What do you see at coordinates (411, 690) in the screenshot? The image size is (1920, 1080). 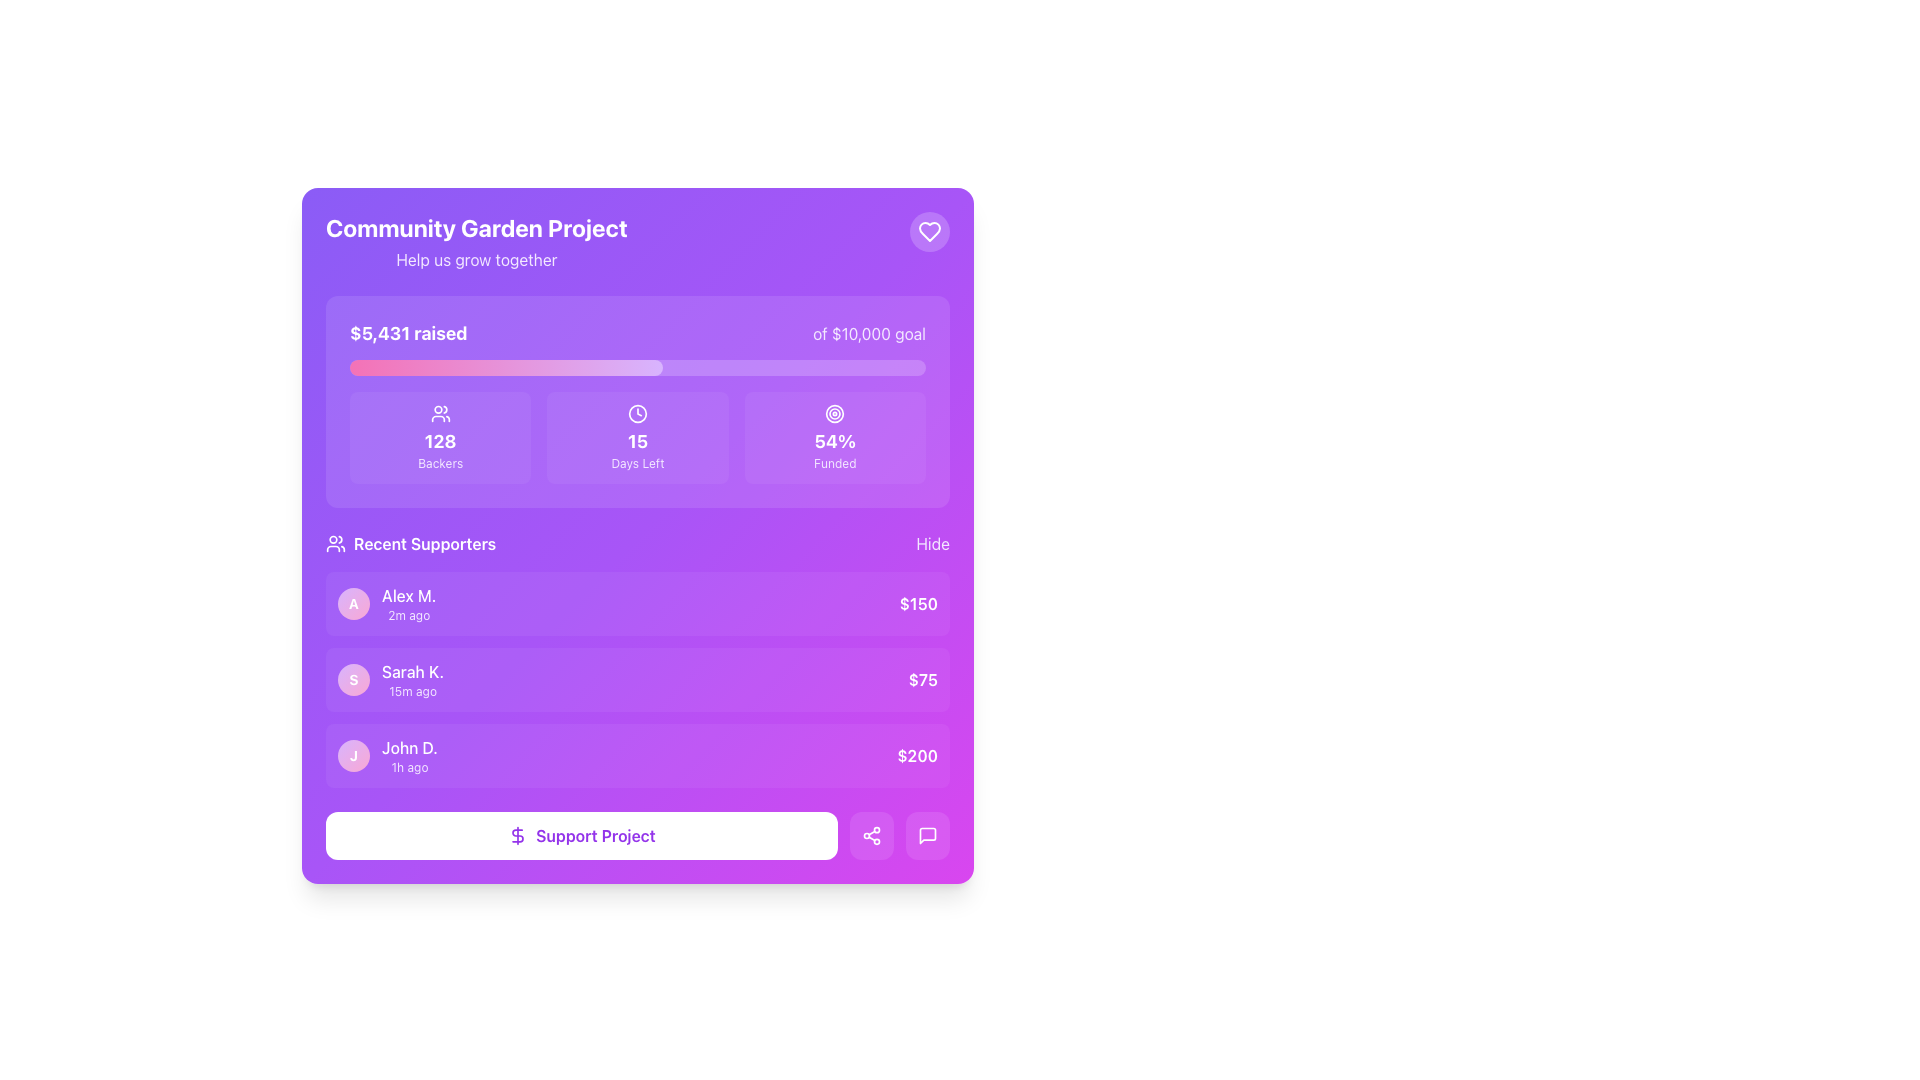 I see `text label displaying '15m ago' located below the name 'Sarah K.' in the Recent Supporters section of the fundraising dashboard` at bounding box center [411, 690].